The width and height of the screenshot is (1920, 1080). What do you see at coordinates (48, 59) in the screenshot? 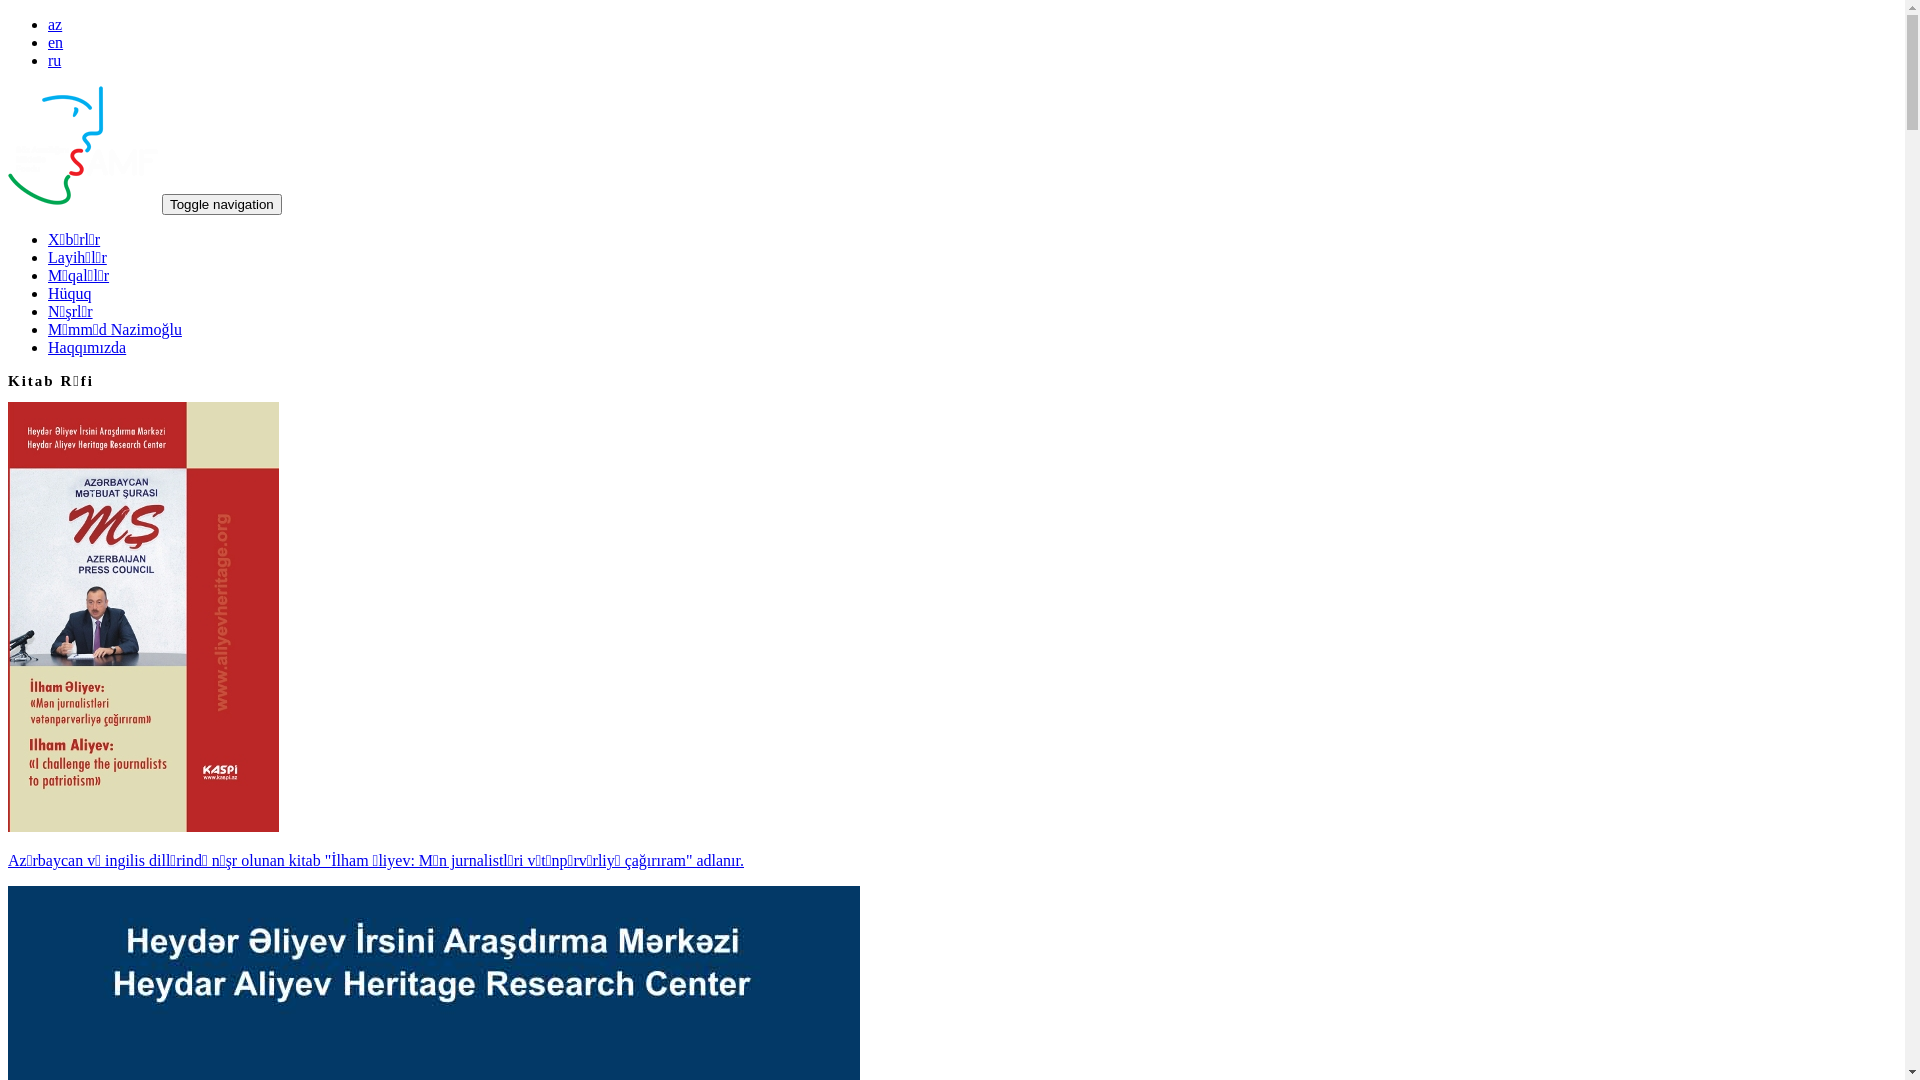
I see `'ru'` at bounding box center [48, 59].